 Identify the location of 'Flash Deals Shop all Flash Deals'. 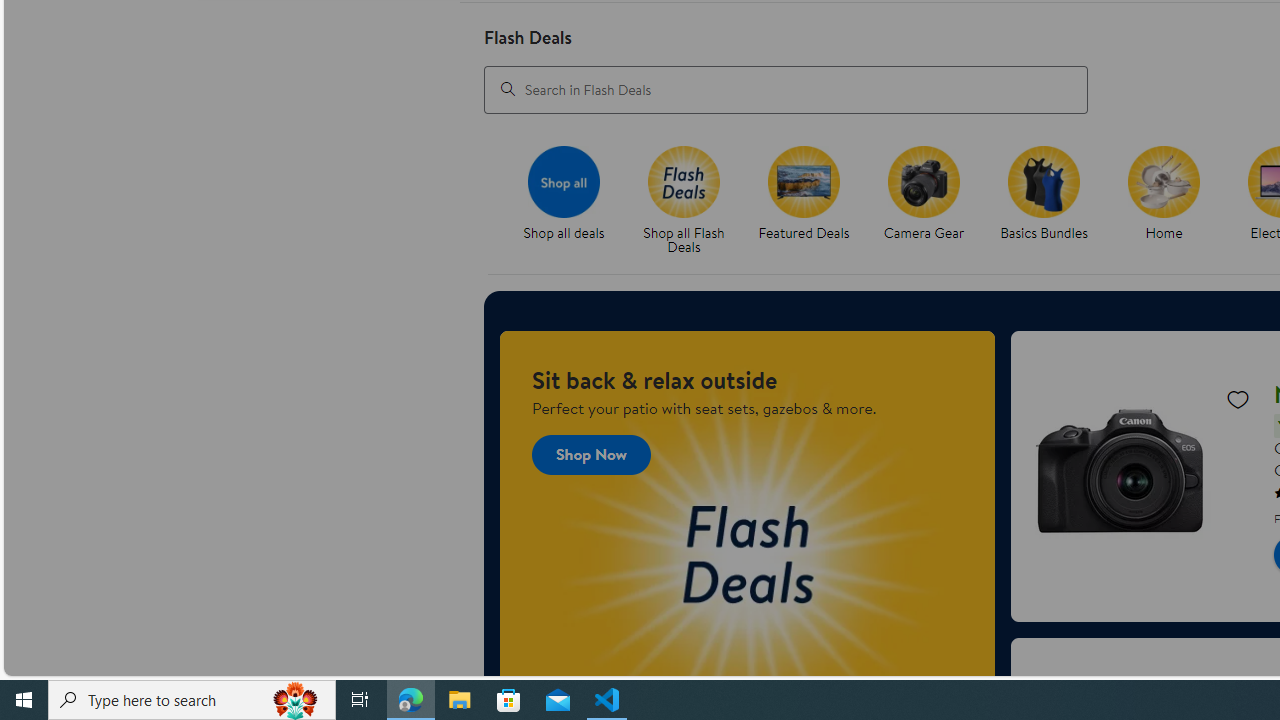
(684, 201).